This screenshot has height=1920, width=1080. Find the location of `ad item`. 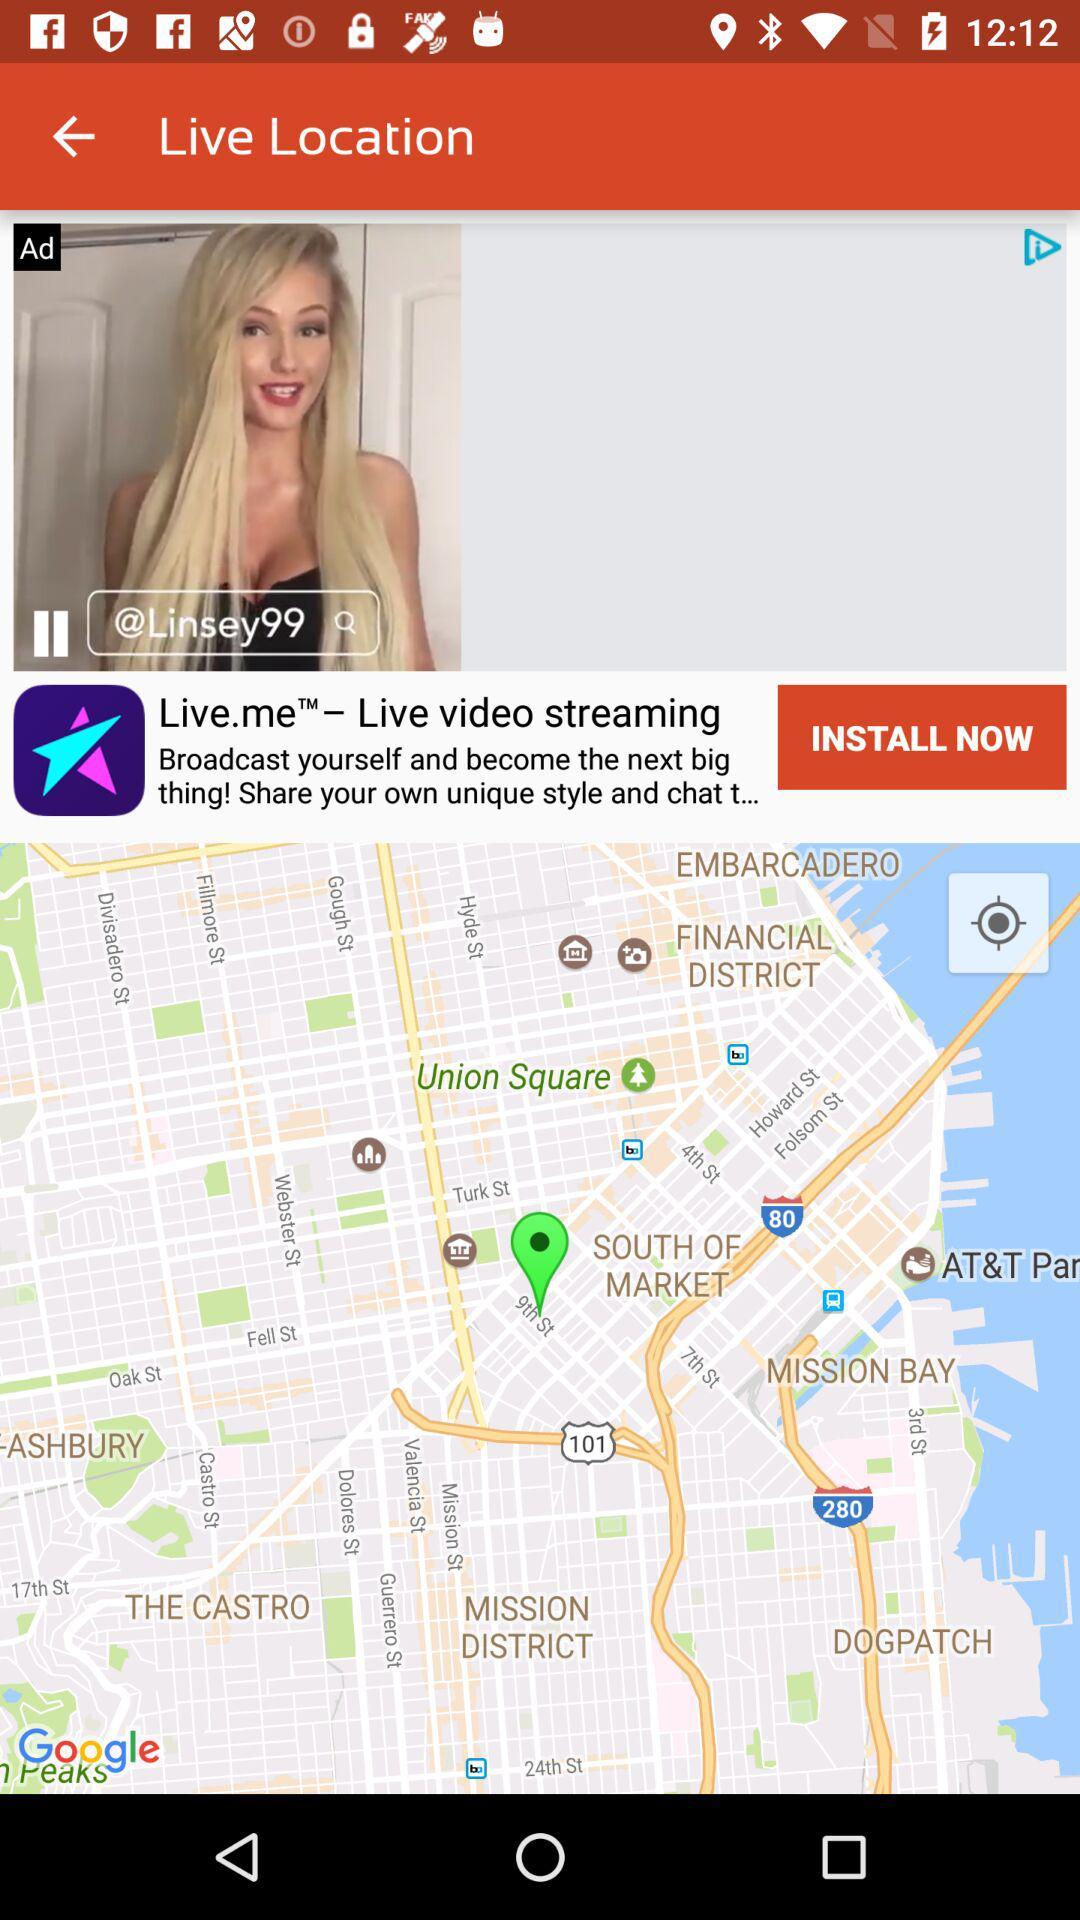

ad item is located at coordinates (37, 246).